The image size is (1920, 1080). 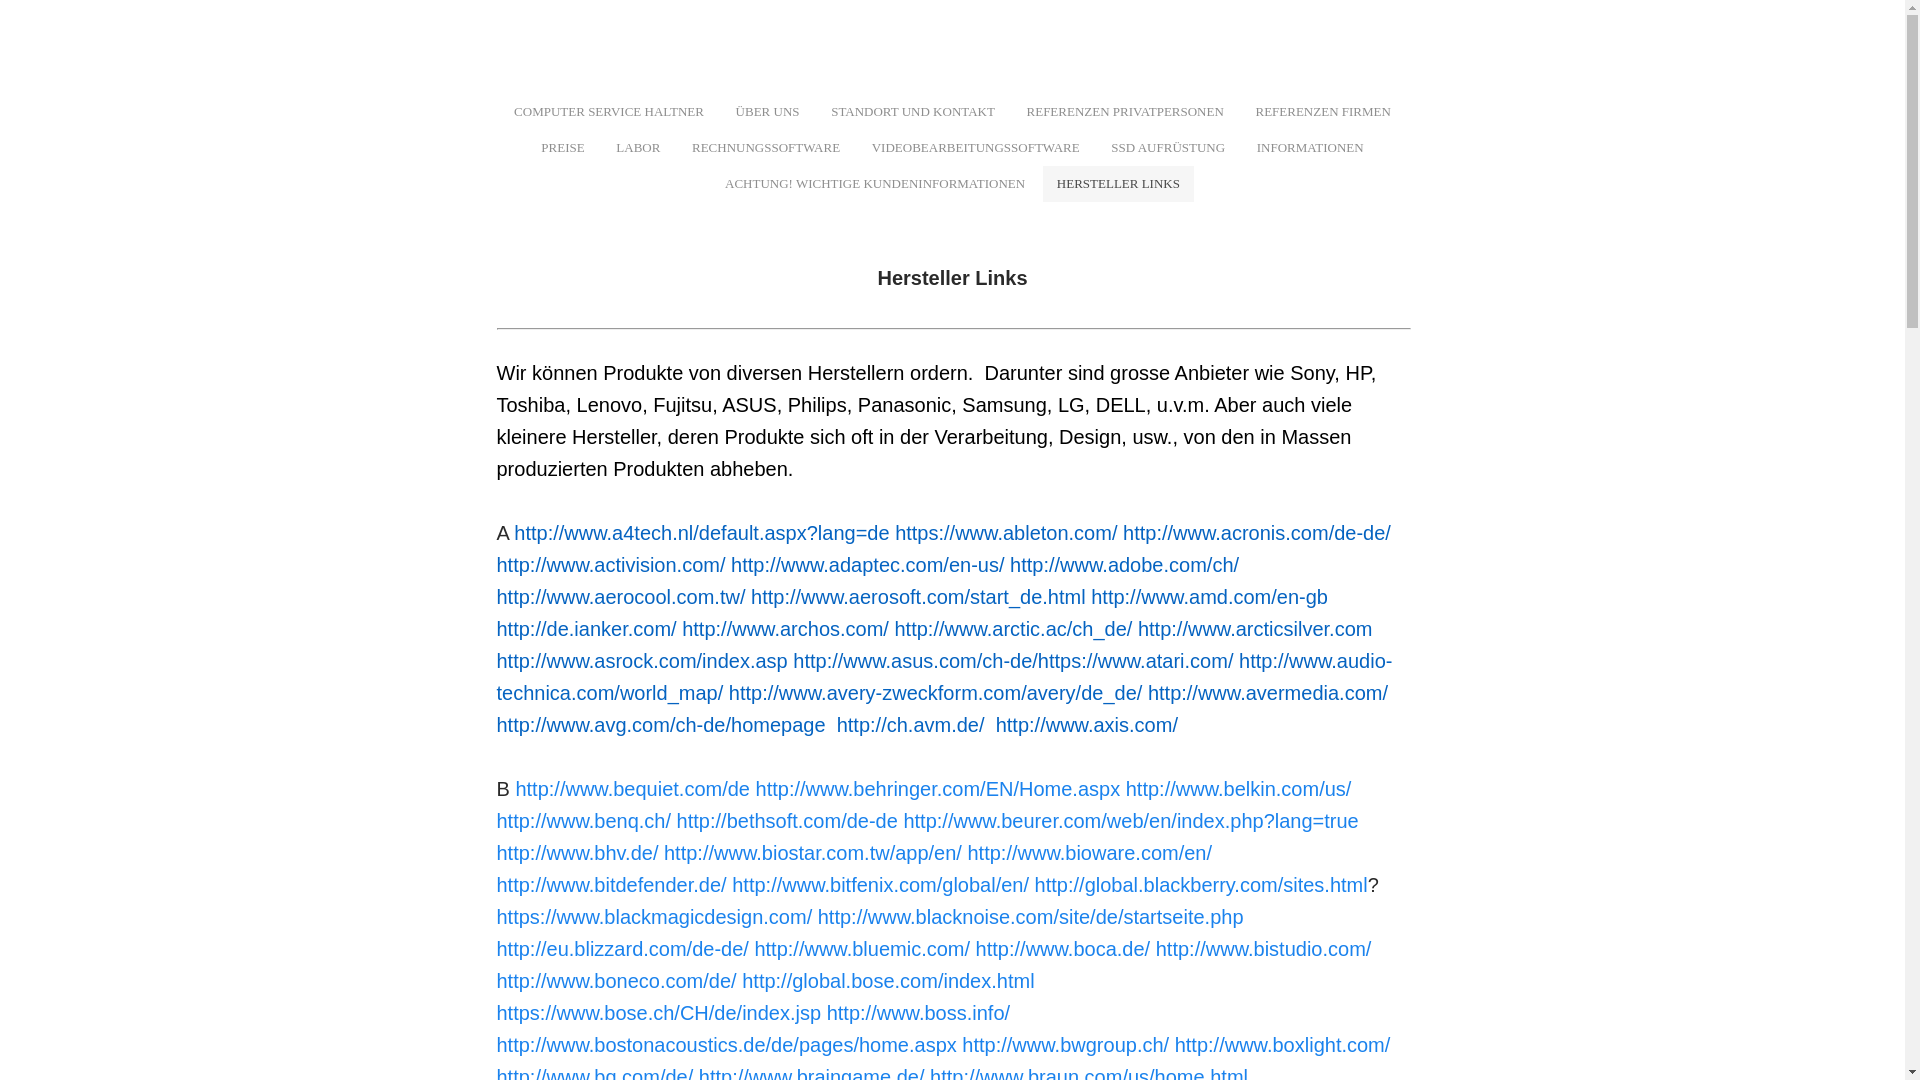 What do you see at coordinates (660, 725) in the screenshot?
I see `'http://www.avg.com/ch-de/homepage'` at bounding box center [660, 725].